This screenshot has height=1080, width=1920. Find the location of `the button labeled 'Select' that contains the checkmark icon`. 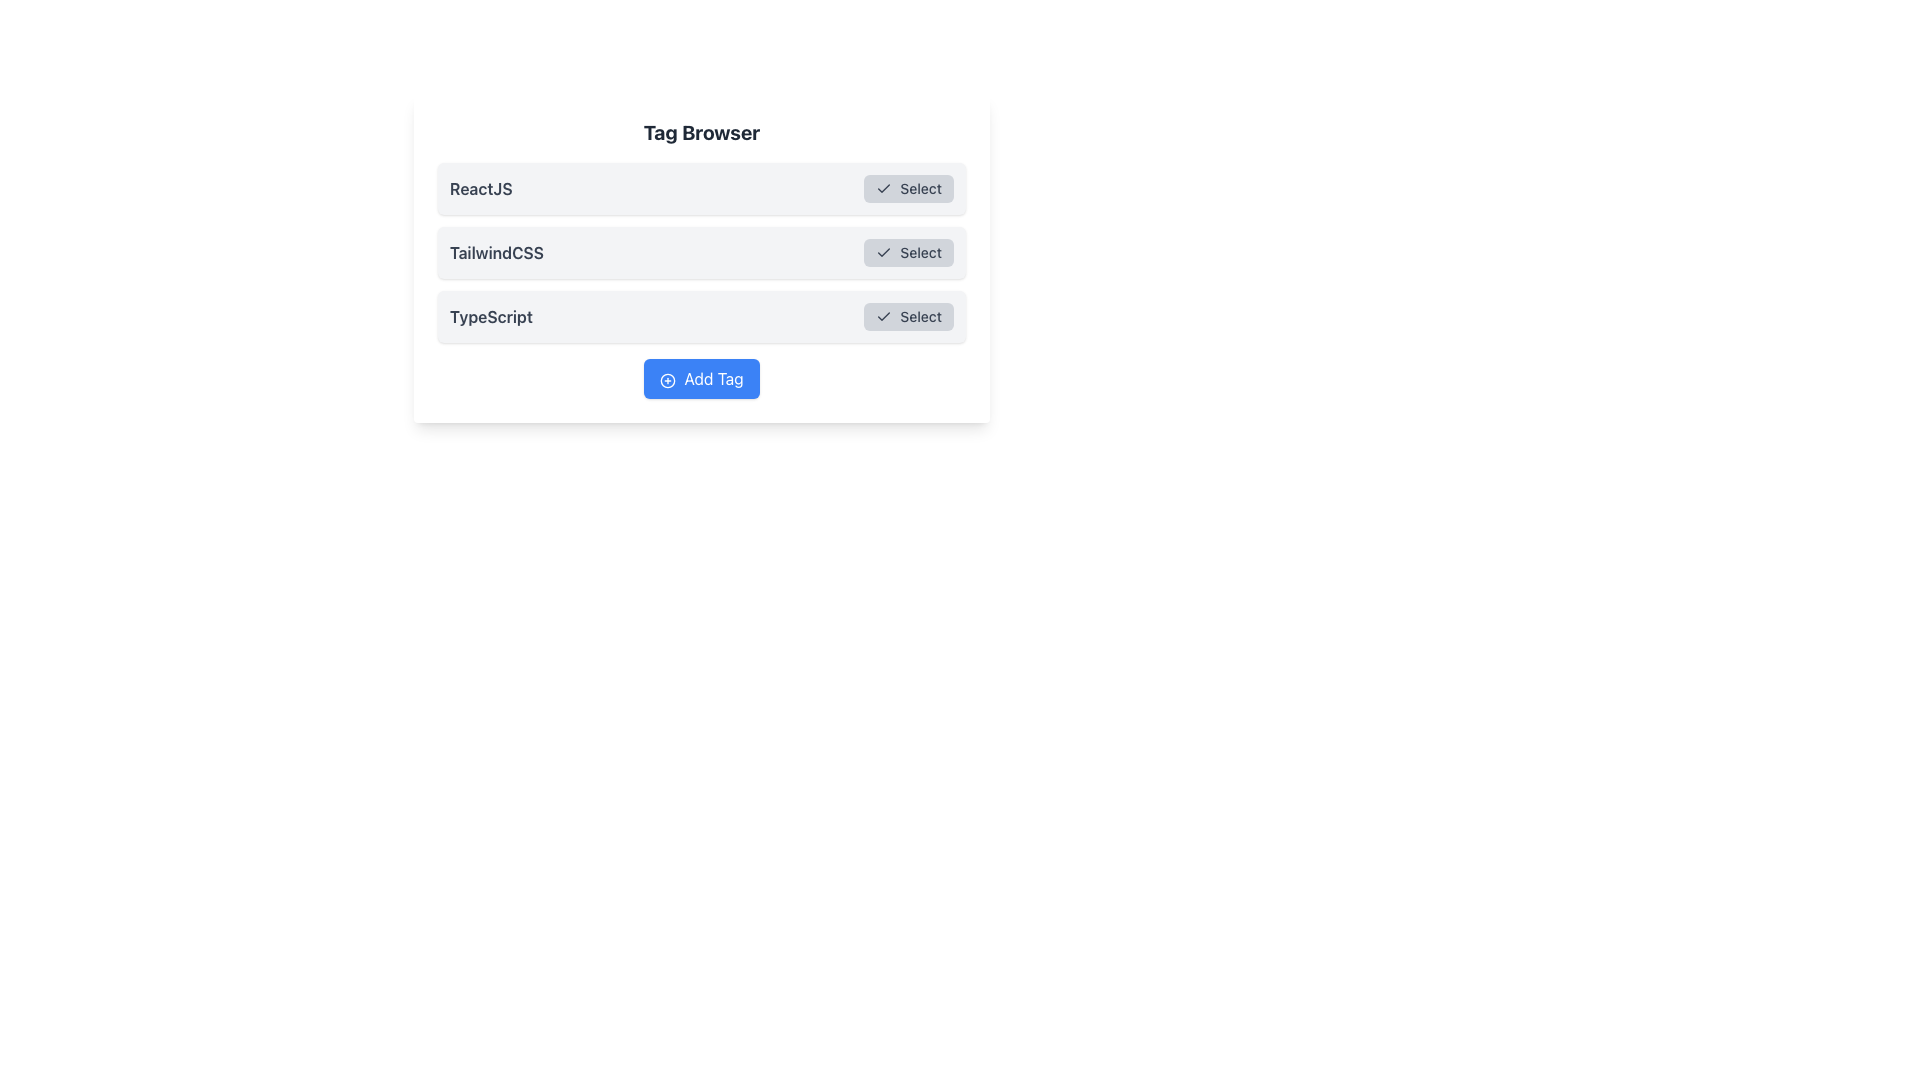

the button labeled 'Select' that contains the checkmark icon is located at coordinates (883, 252).